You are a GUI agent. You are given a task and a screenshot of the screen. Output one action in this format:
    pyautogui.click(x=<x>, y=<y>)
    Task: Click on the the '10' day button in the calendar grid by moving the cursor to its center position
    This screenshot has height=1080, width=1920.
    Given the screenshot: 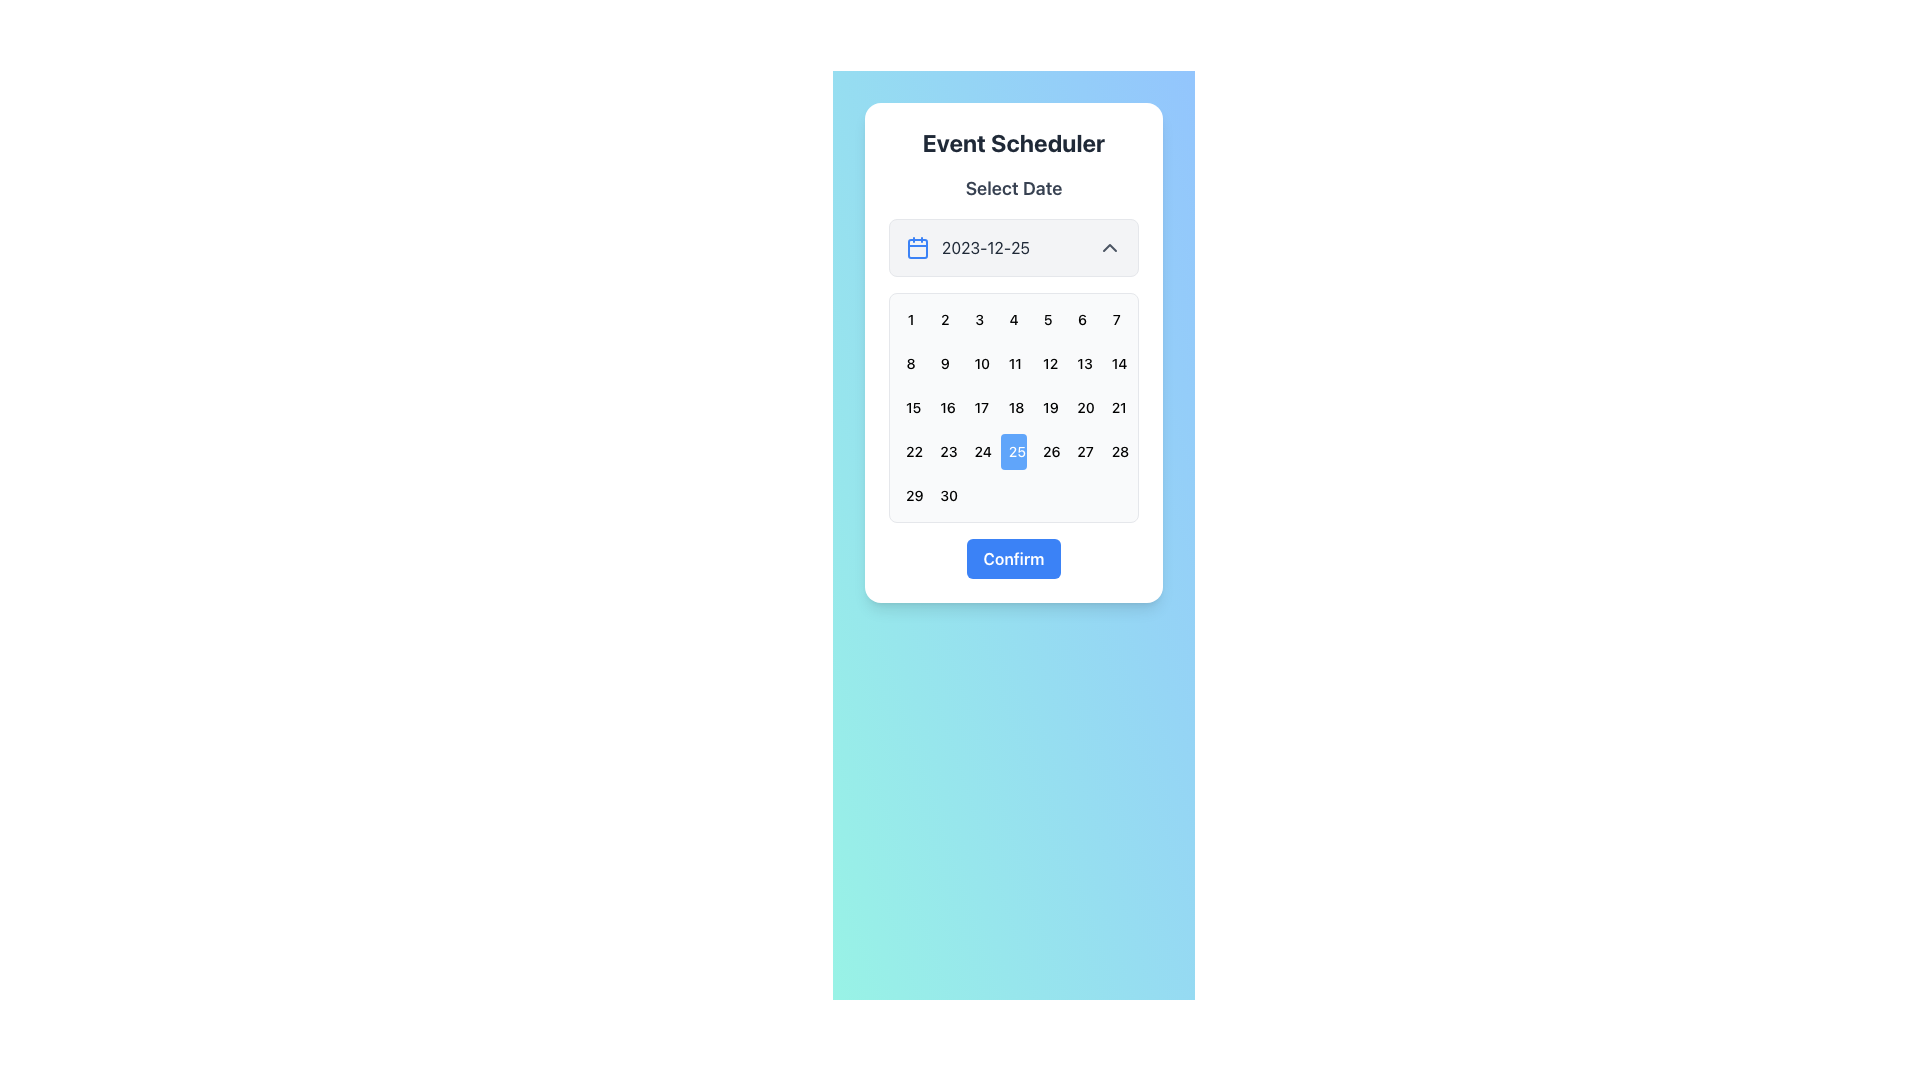 What is the action you would take?
    pyautogui.click(x=979, y=363)
    